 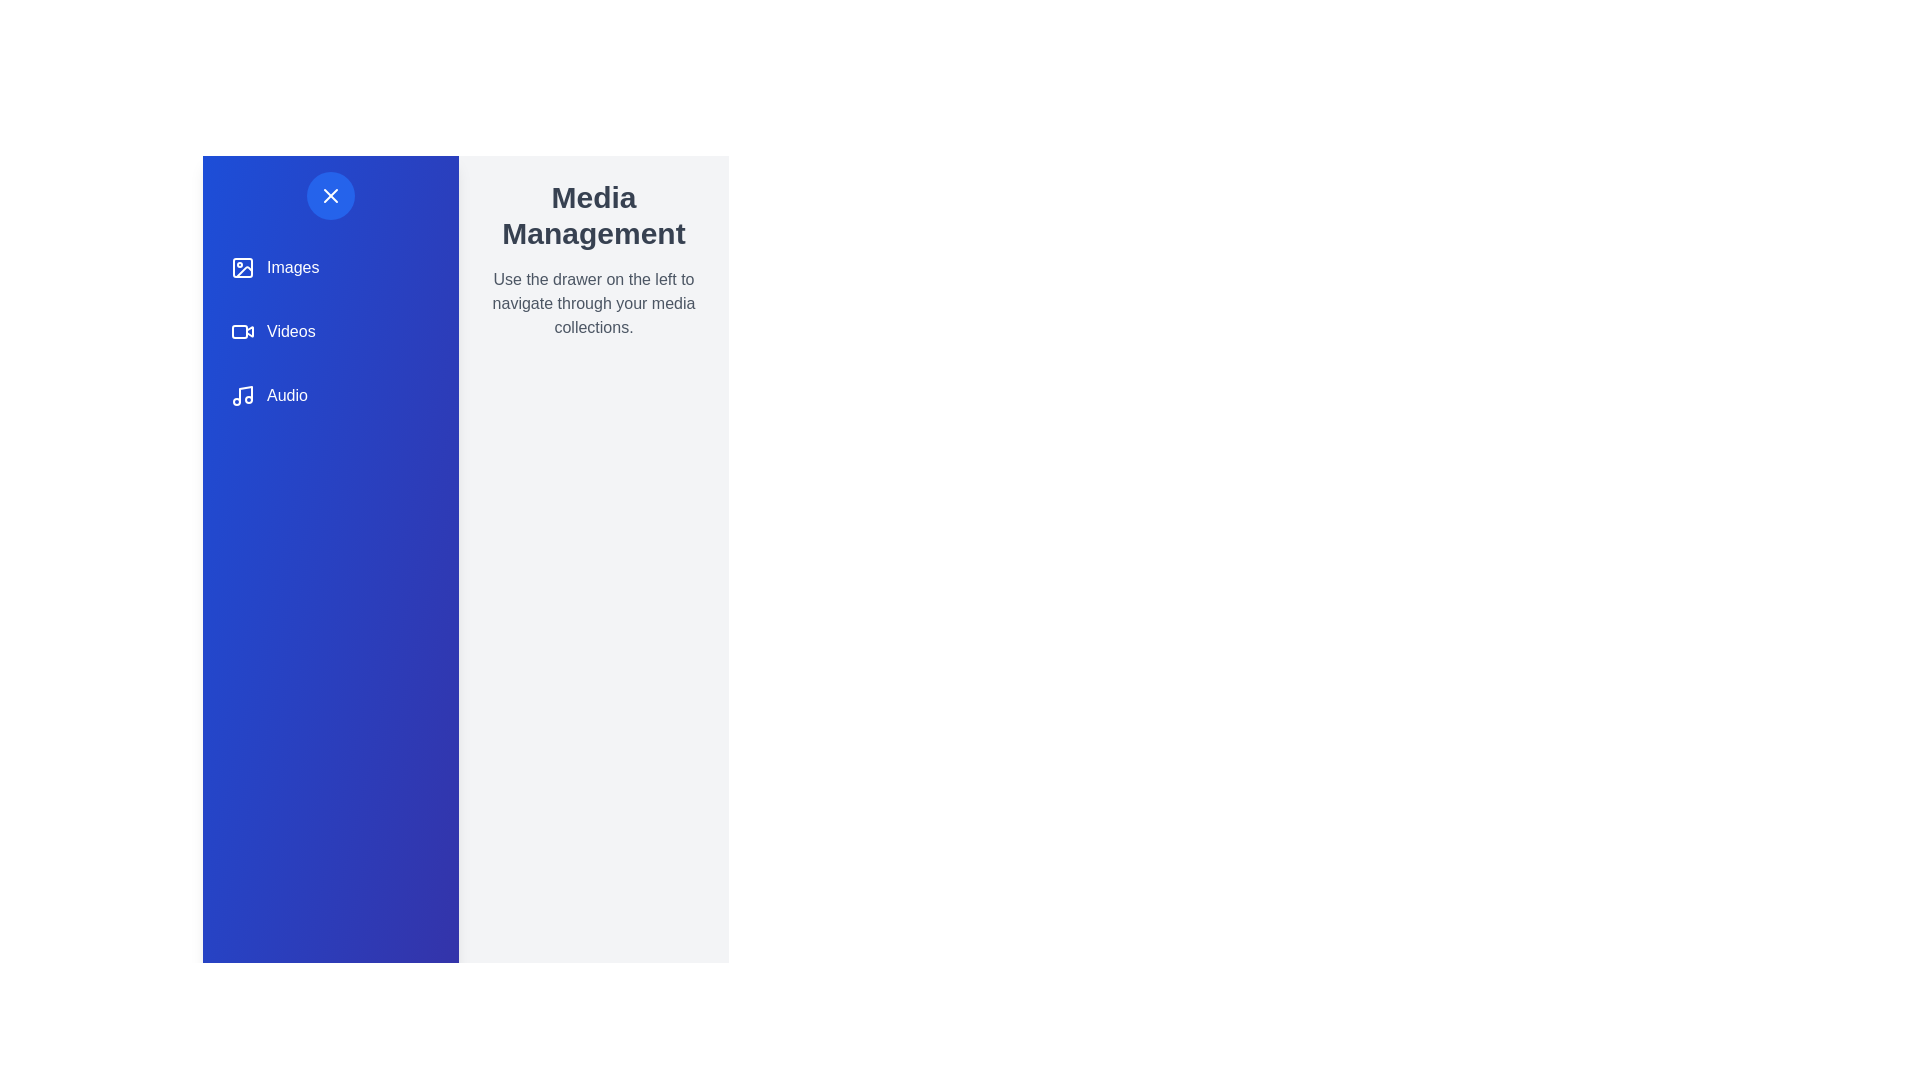 What do you see at coordinates (331, 196) in the screenshot?
I see `the close button at the top of the vertical sidebar to observe the hover effect` at bounding box center [331, 196].